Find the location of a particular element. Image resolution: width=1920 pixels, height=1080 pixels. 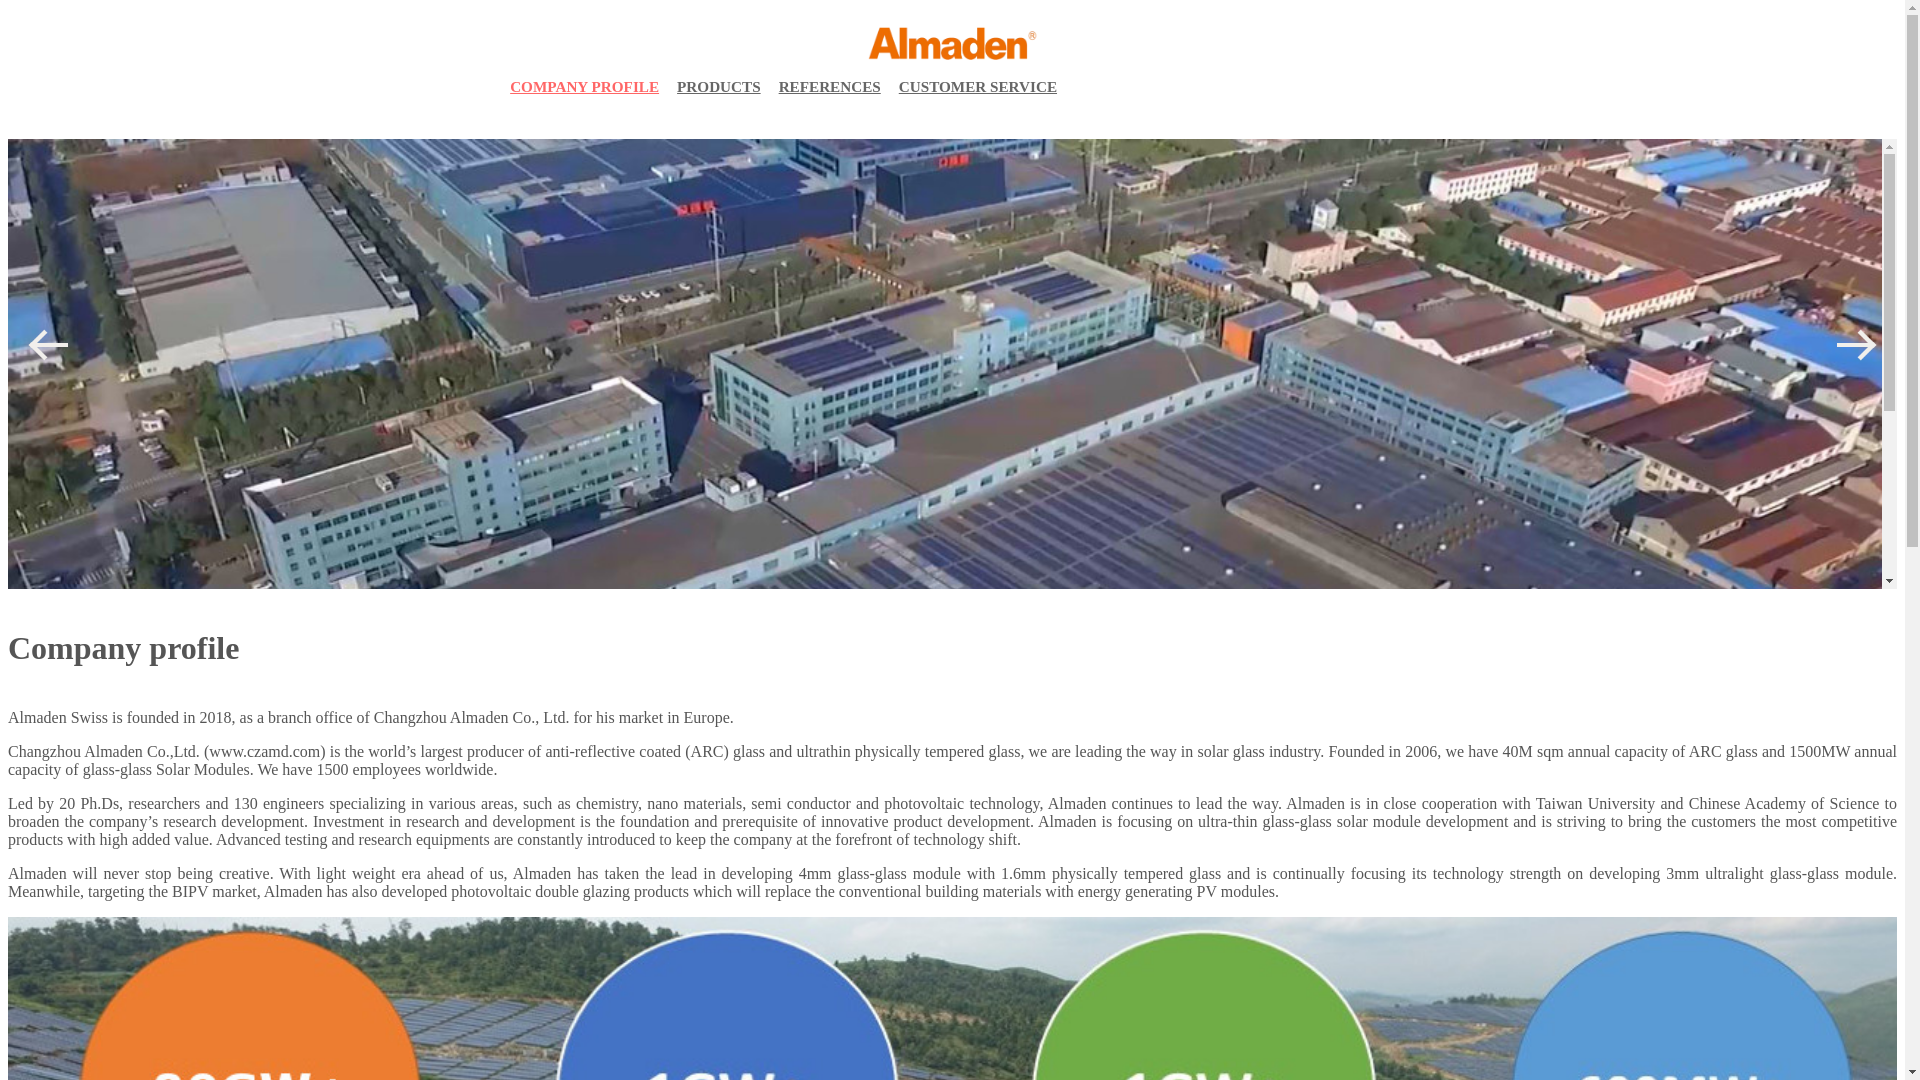

'COMPANY PROFILE' is located at coordinates (583, 86).